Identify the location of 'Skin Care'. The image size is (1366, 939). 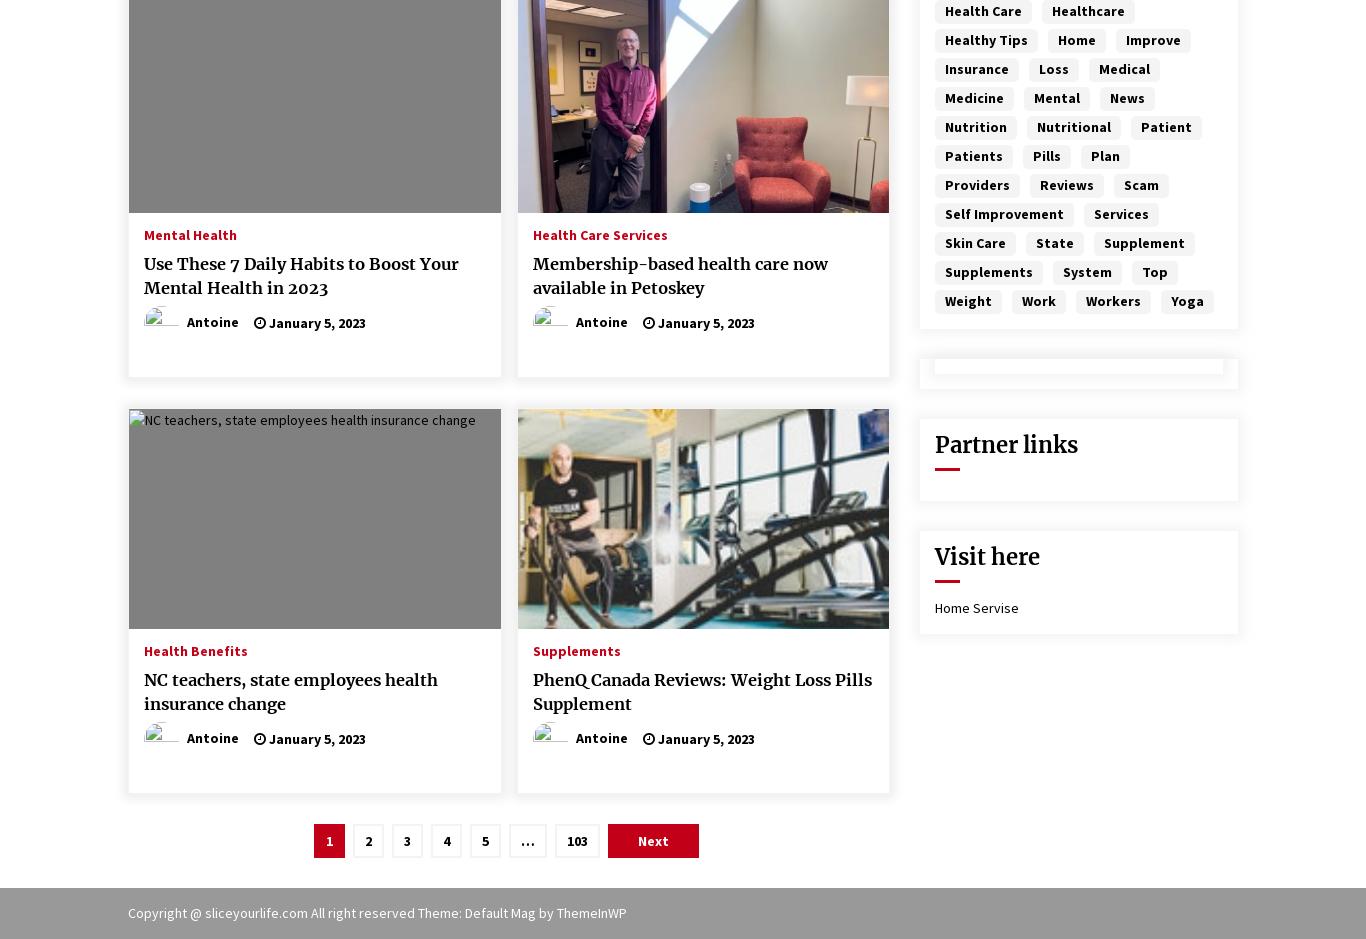
(975, 243).